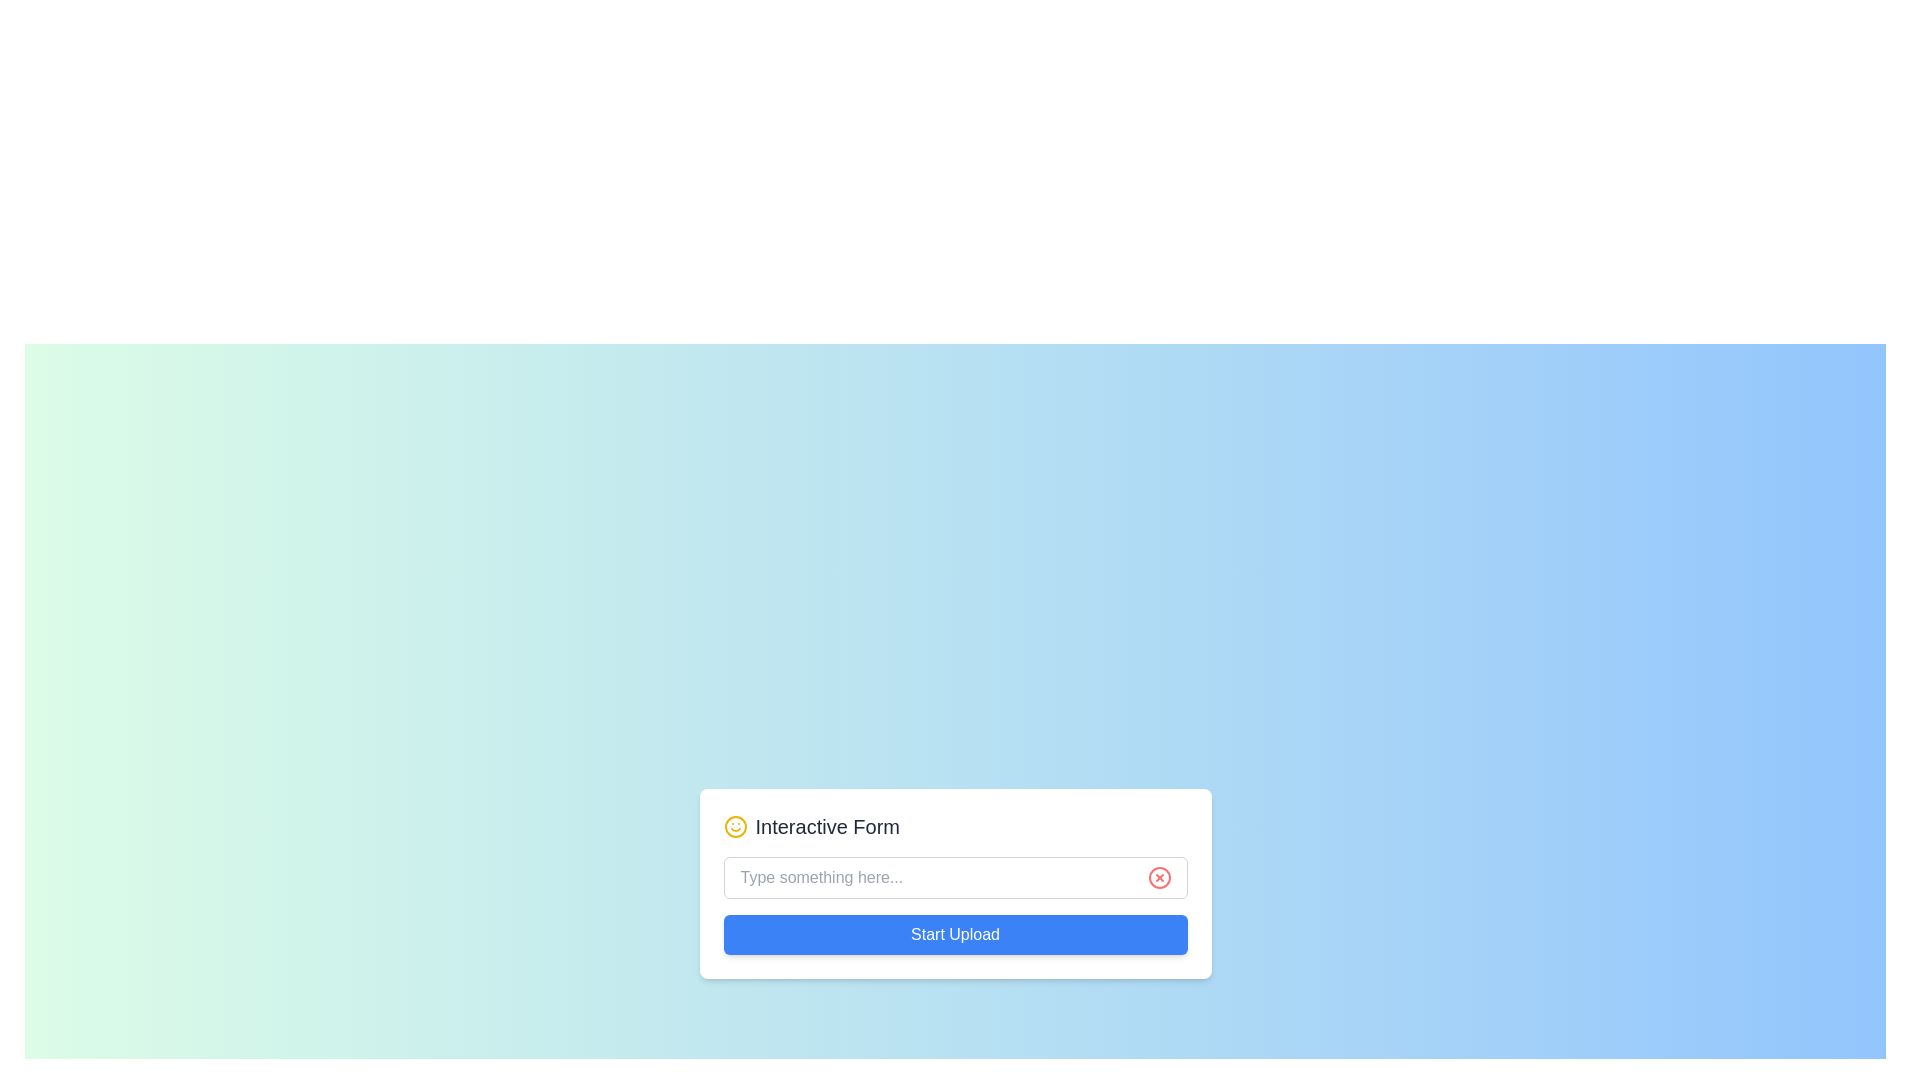 This screenshot has height=1080, width=1920. Describe the element at coordinates (954, 934) in the screenshot. I see `the 'Start Upload' button with a blue background and white text` at that location.